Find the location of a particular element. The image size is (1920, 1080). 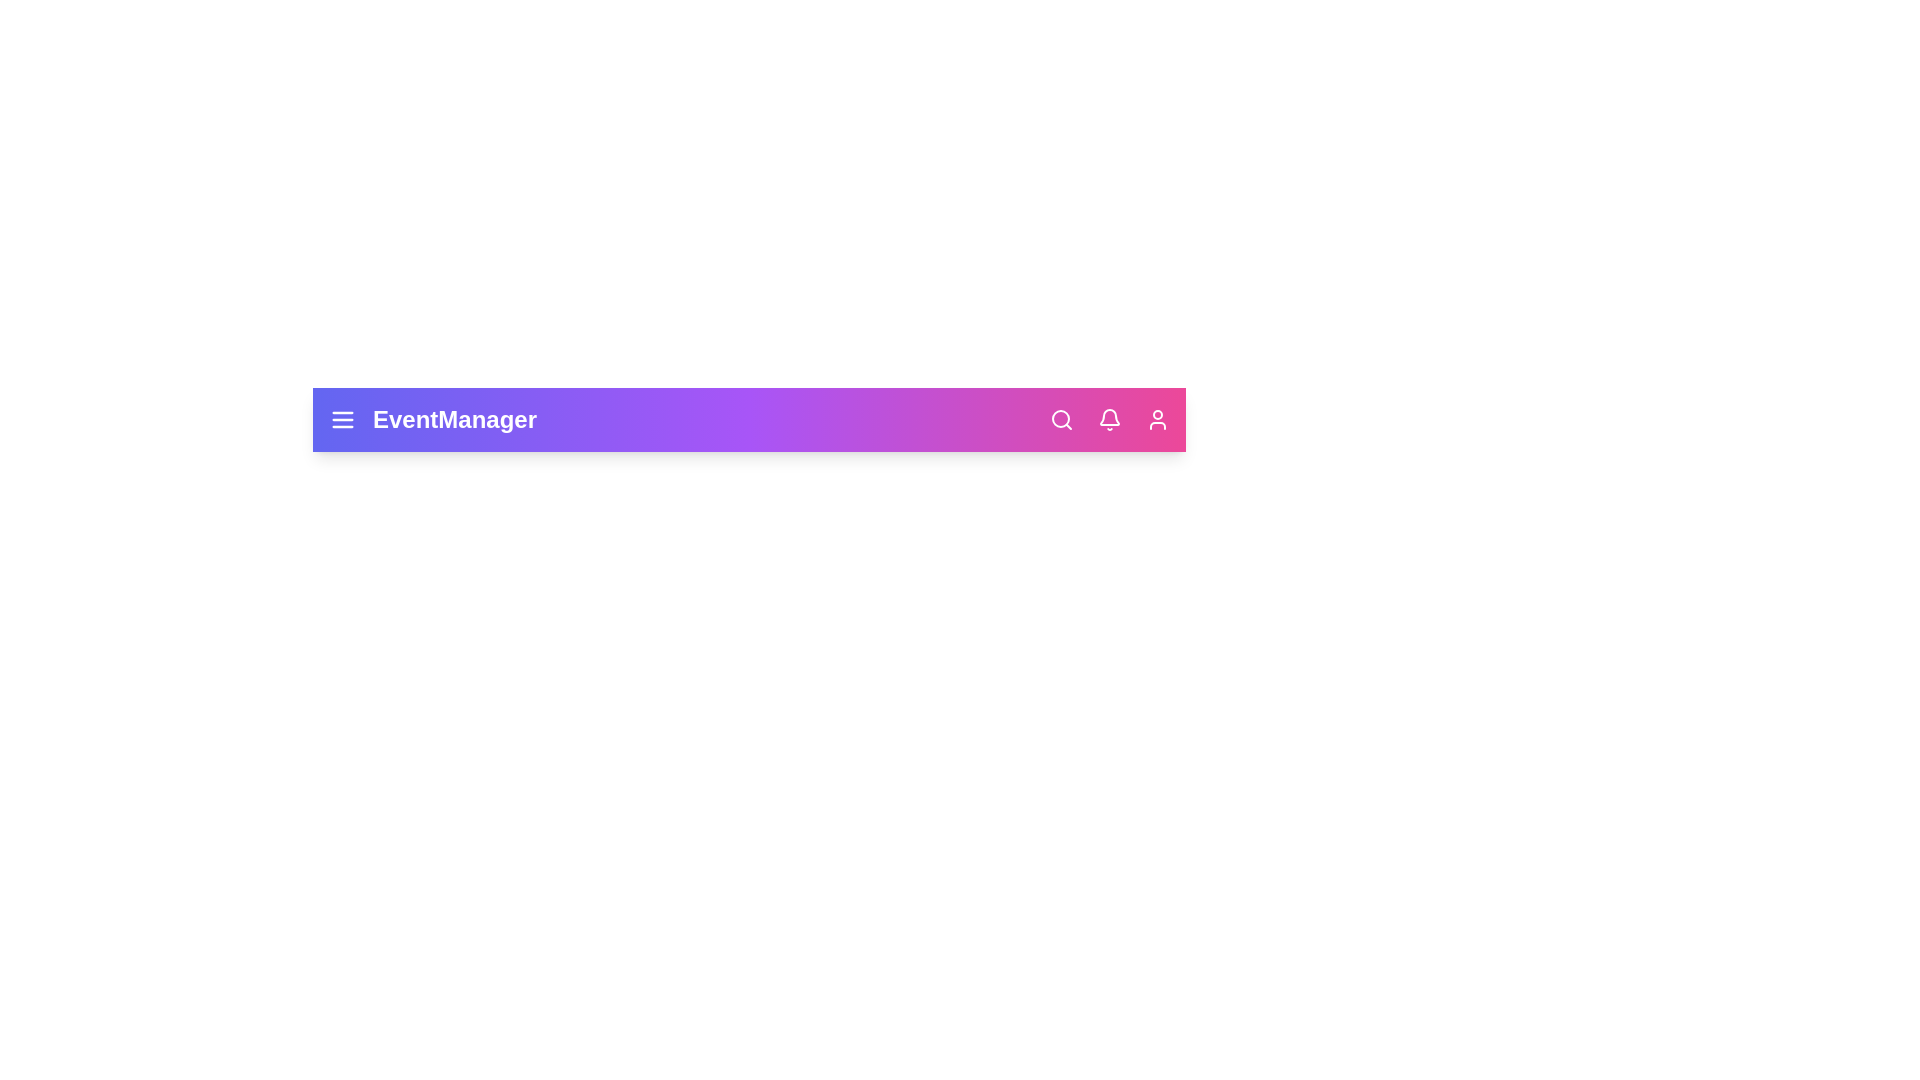

the notification bell icon is located at coordinates (1108, 419).